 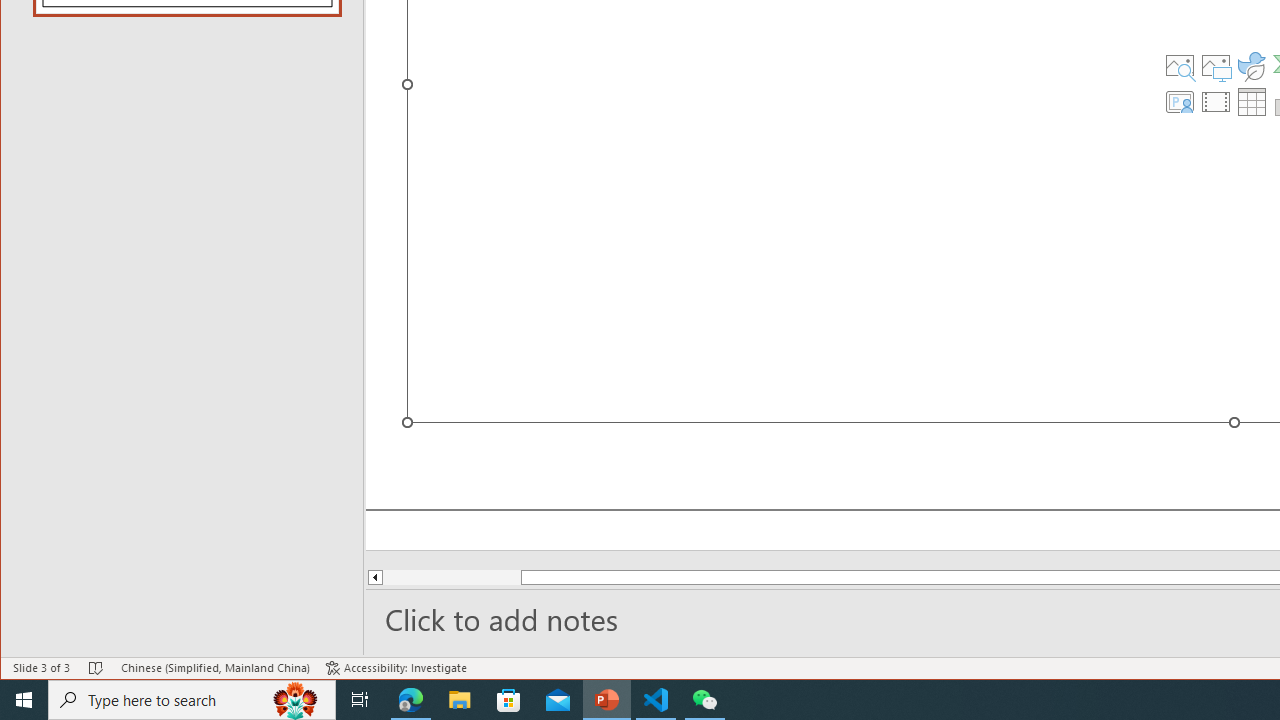 What do you see at coordinates (459, 698) in the screenshot?
I see `'File Explorer'` at bounding box center [459, 698].